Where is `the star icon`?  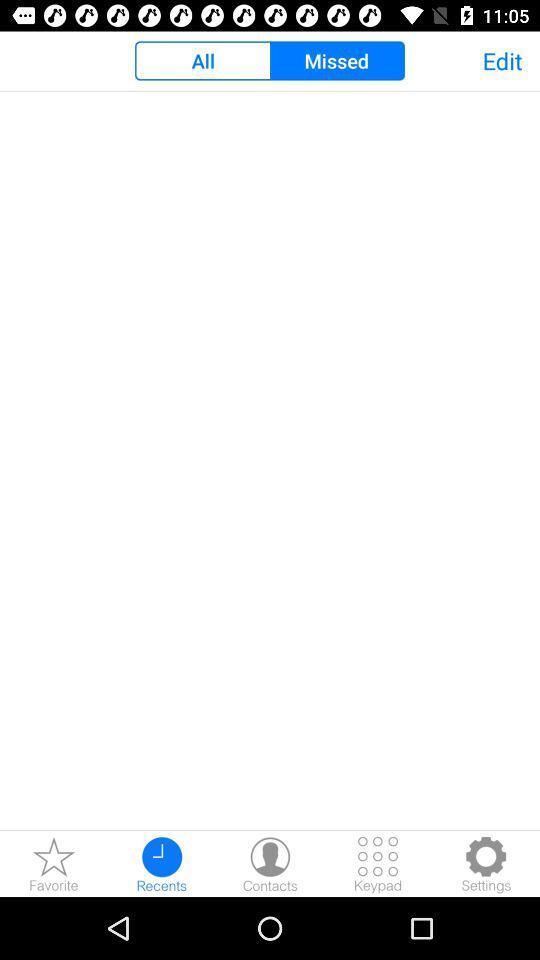 the star icon is located at coordinates (54, 863).